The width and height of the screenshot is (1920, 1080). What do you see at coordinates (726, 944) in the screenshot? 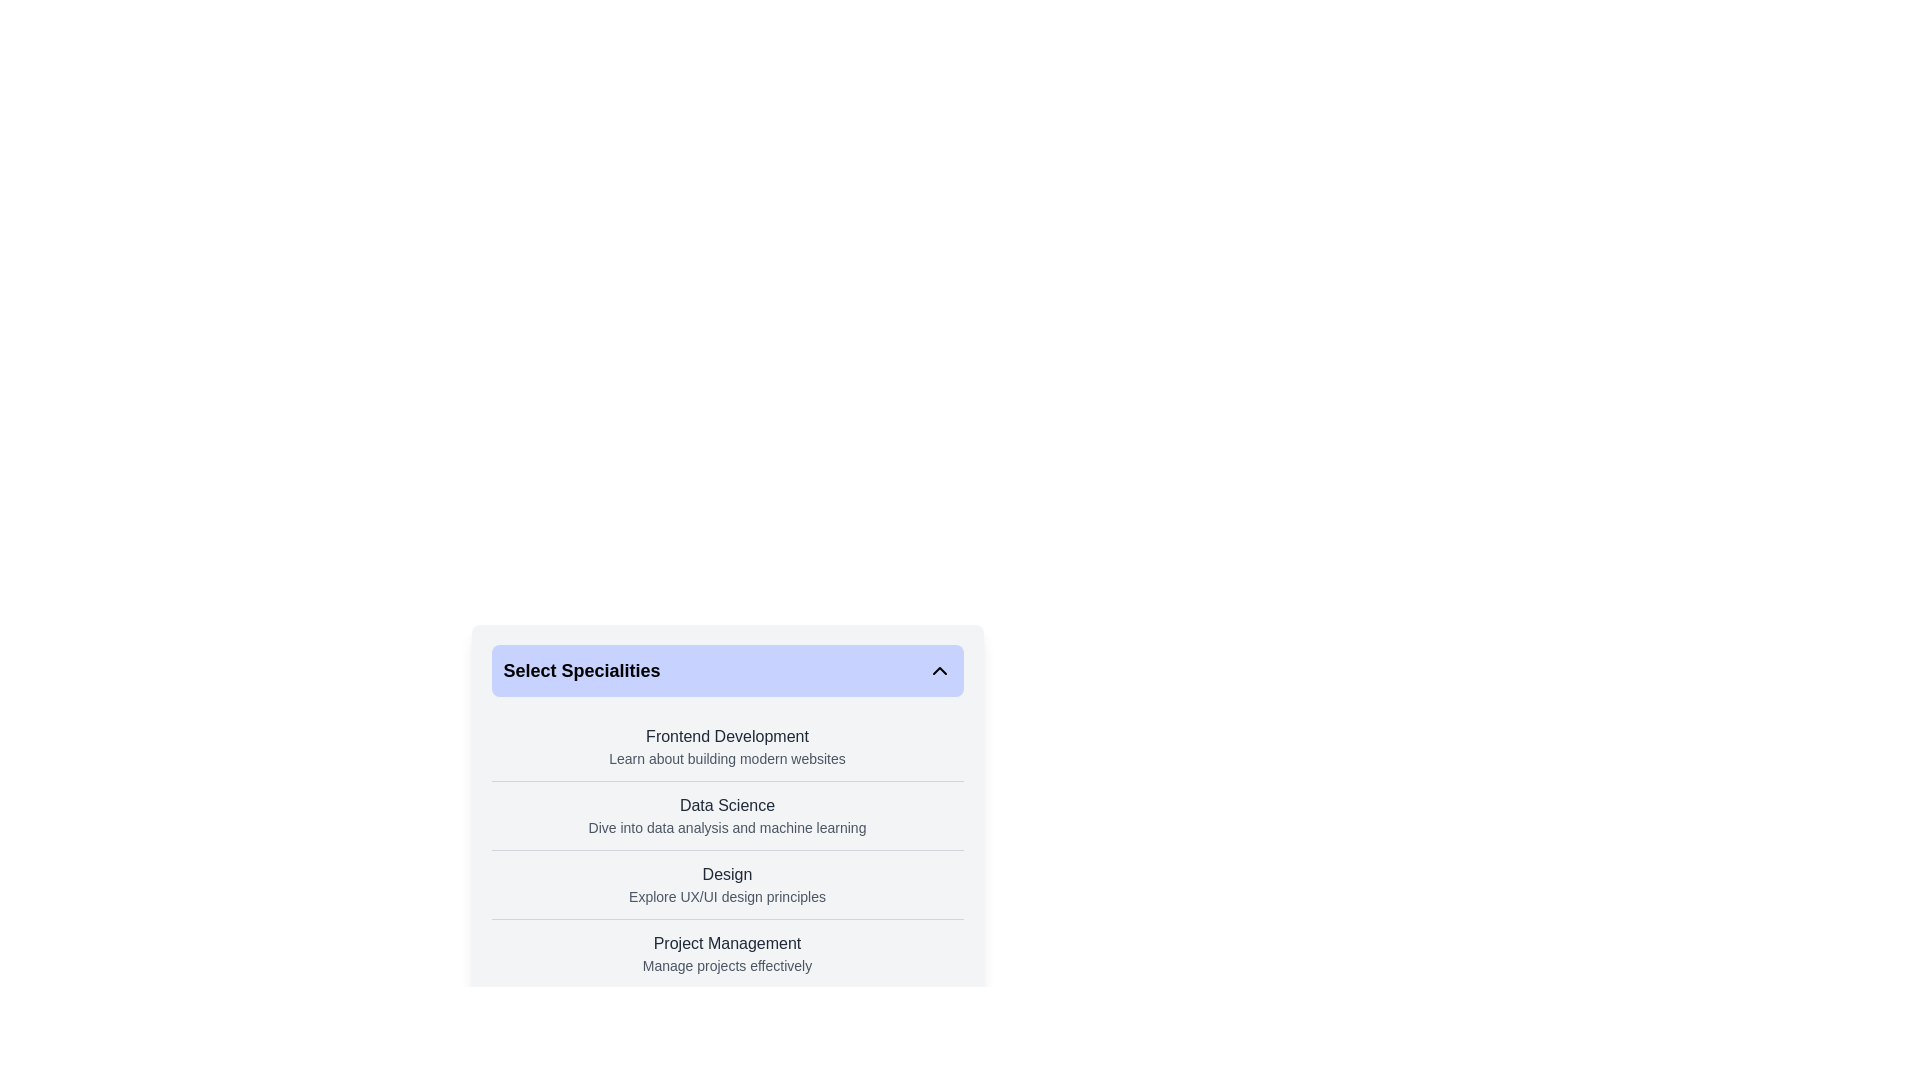
I see `the static text element that serves as a header or title for the subsequent text, positioned above 'Manage projects effectively' in the 'Select Specialities' section` at bounding box center [726, 944].